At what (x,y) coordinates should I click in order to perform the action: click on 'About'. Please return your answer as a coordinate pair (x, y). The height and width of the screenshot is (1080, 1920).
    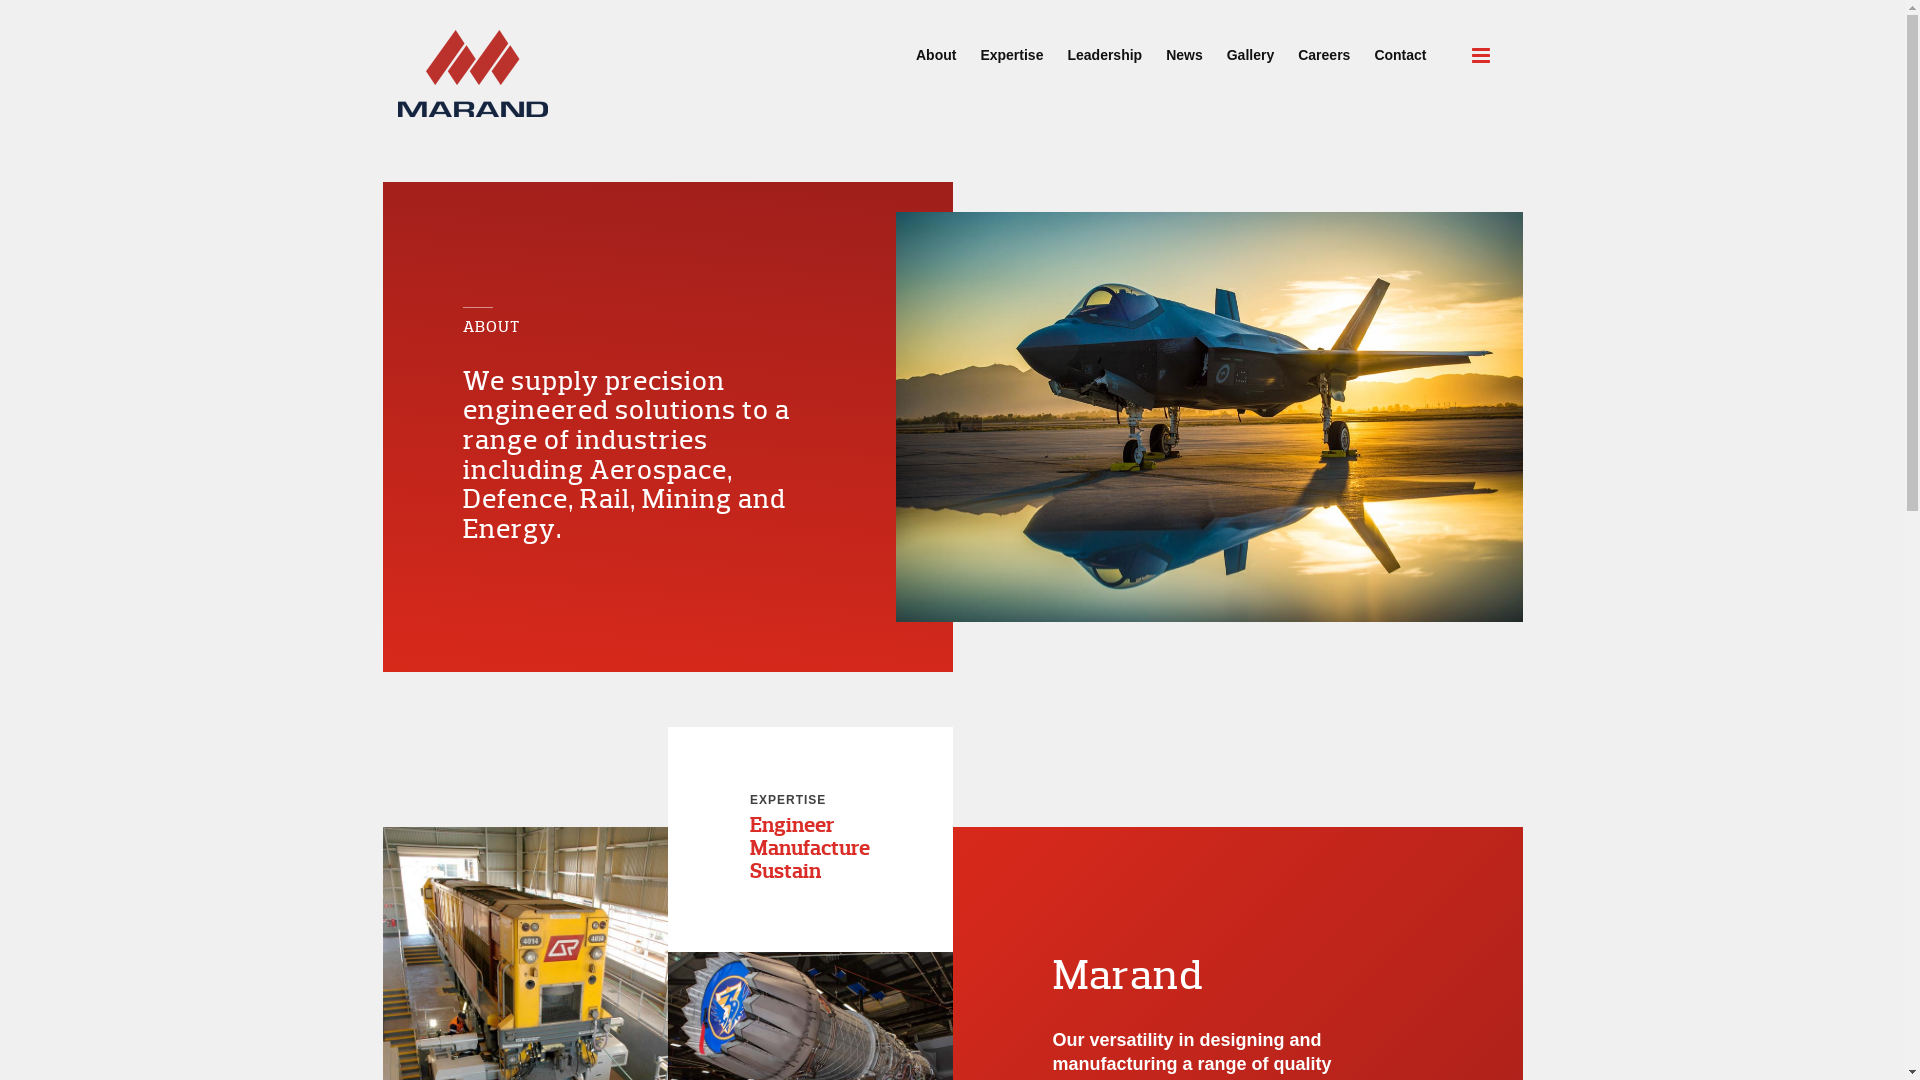
    Looking at the image, I should click on (935, 45).